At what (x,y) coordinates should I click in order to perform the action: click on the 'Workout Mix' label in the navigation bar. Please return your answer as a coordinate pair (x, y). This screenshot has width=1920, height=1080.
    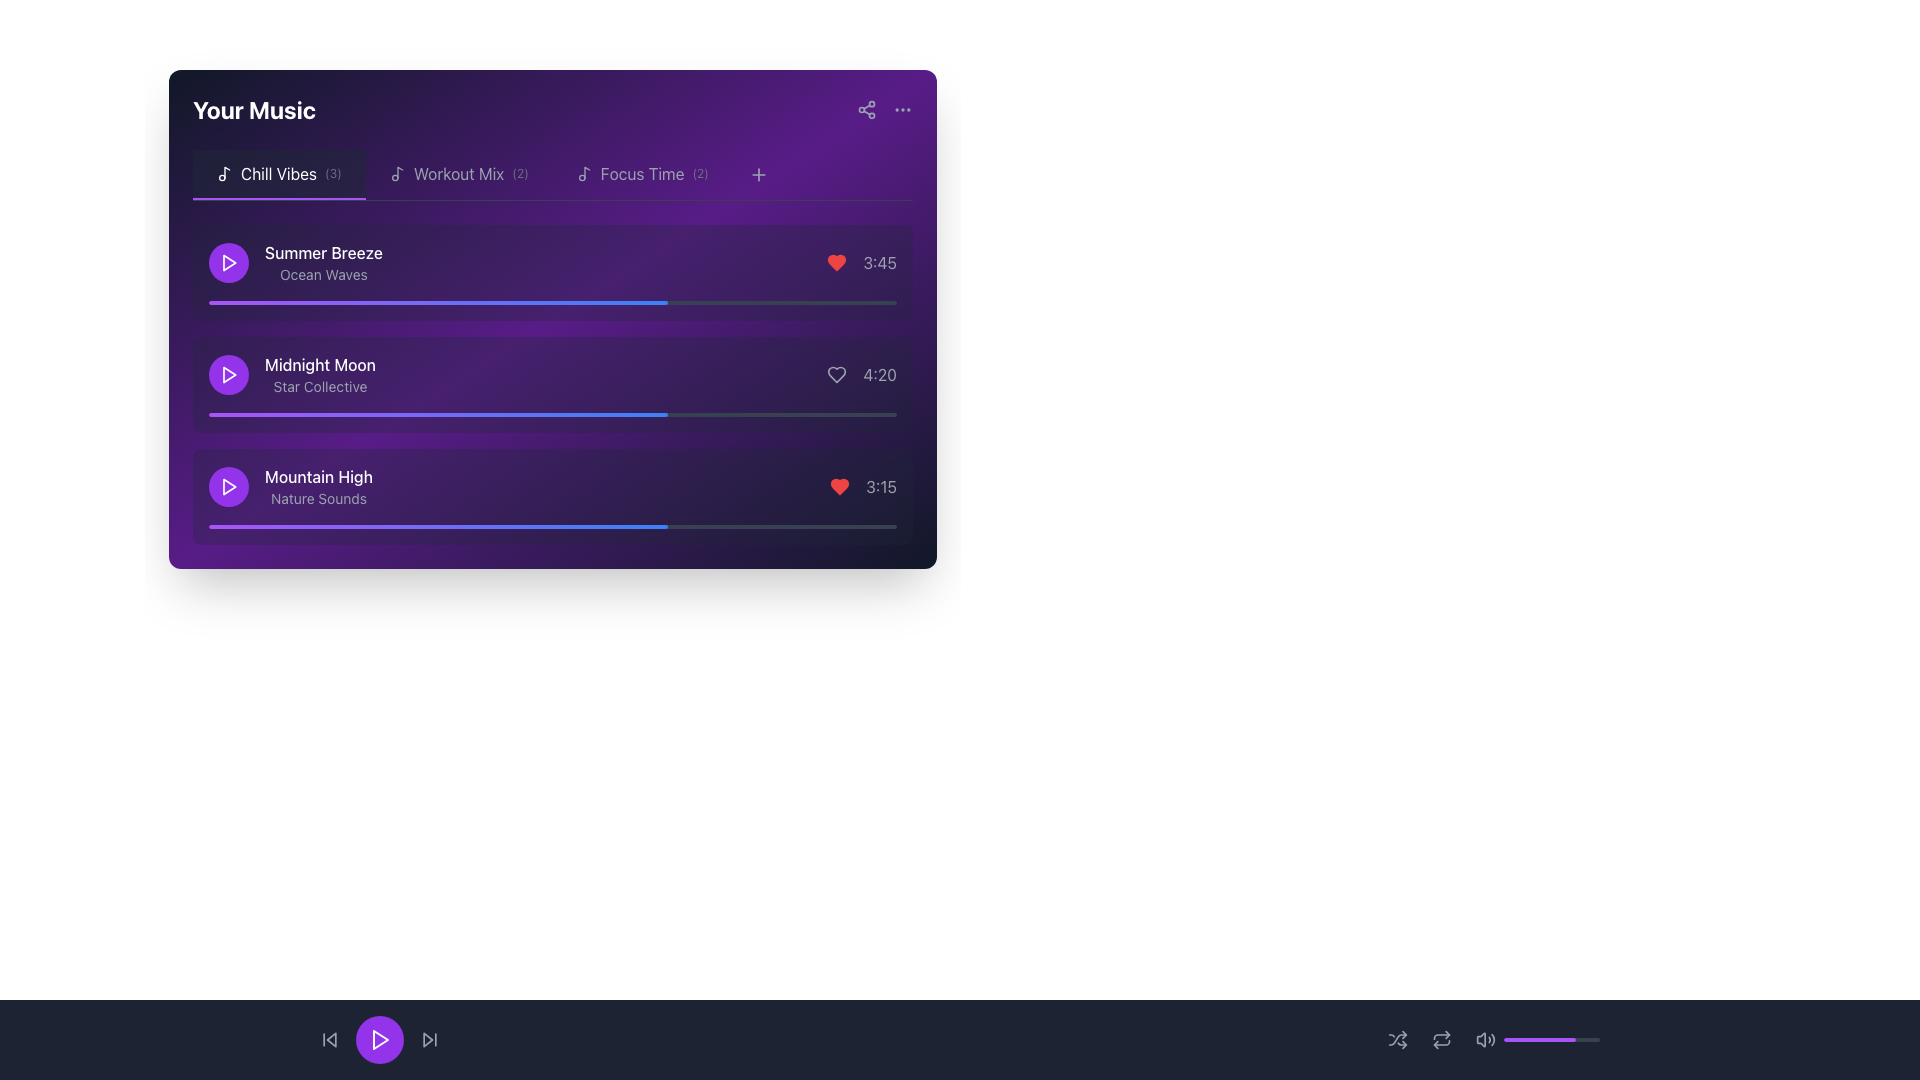
    Looking at the image, I should click on (458, 172).